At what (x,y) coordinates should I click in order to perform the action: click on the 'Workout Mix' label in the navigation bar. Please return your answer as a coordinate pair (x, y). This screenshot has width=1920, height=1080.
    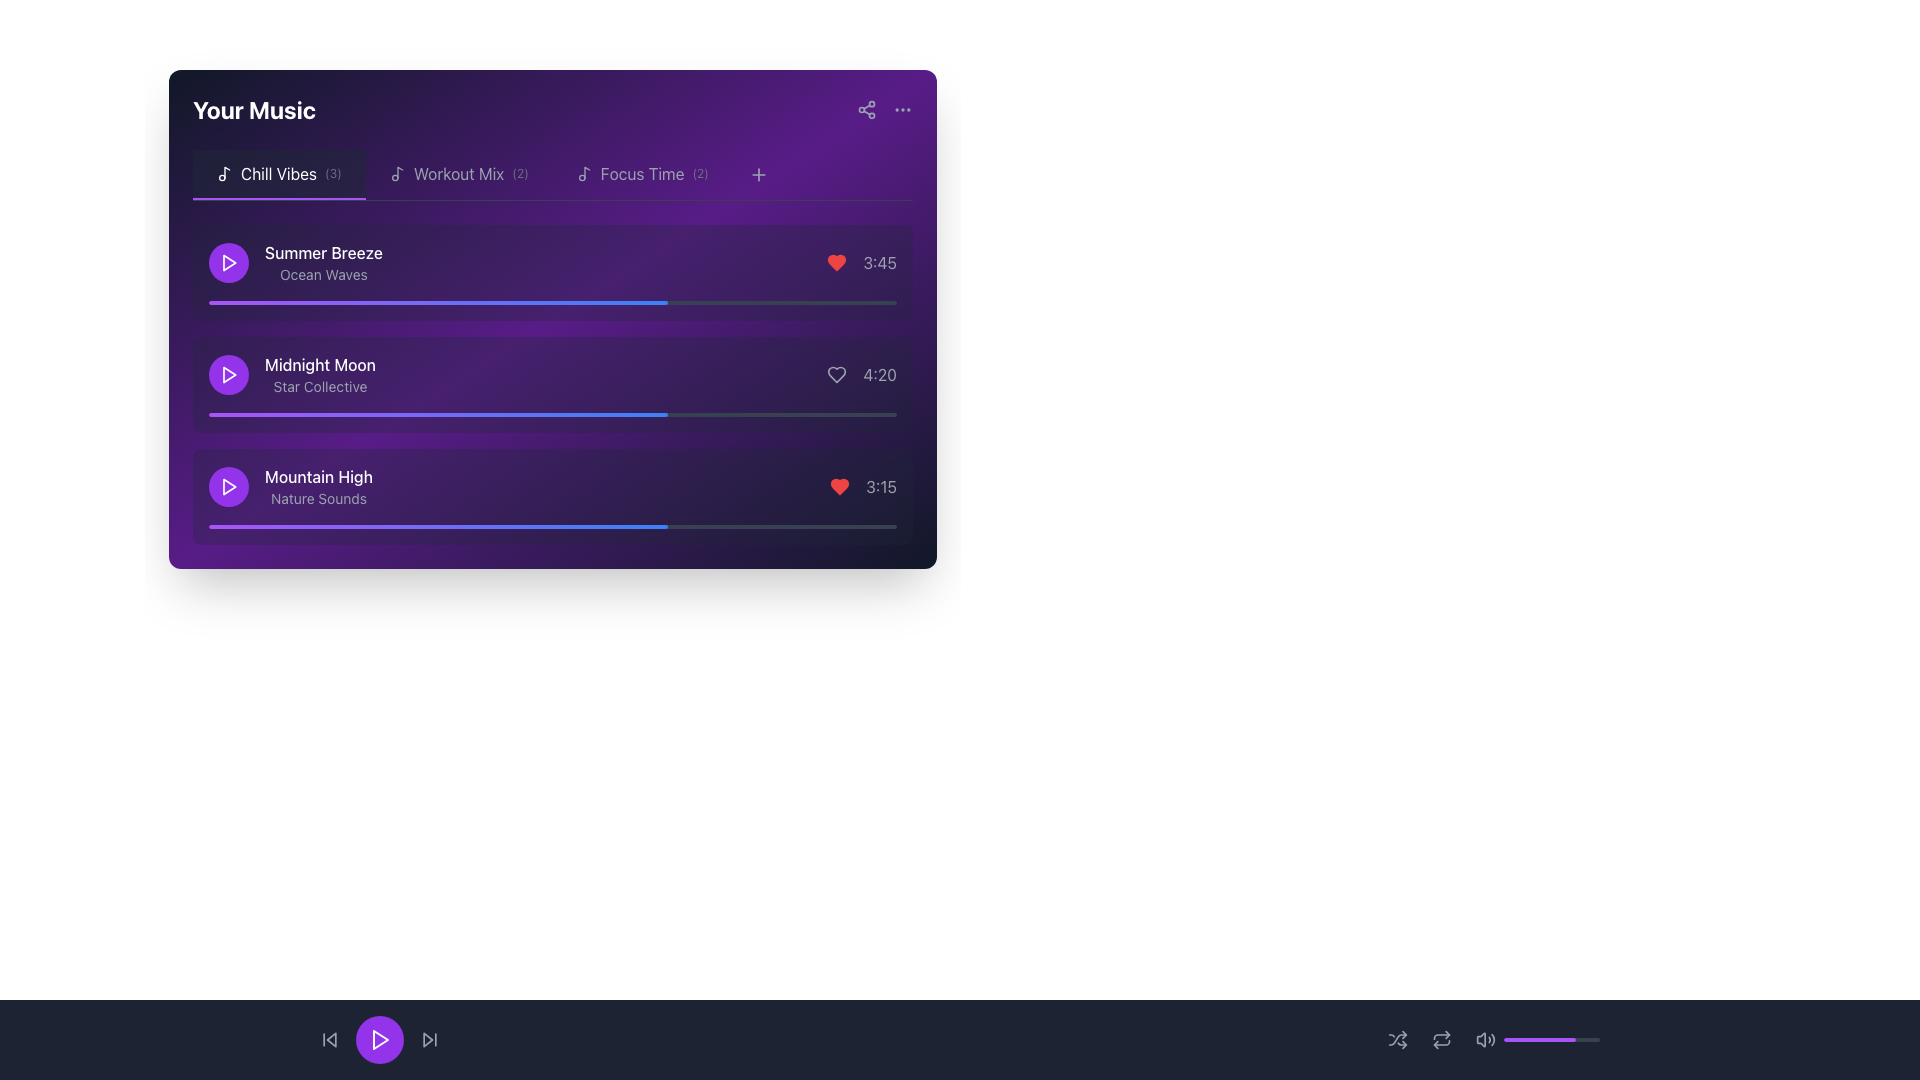
    Looking at the image, I should click on (458, 172).